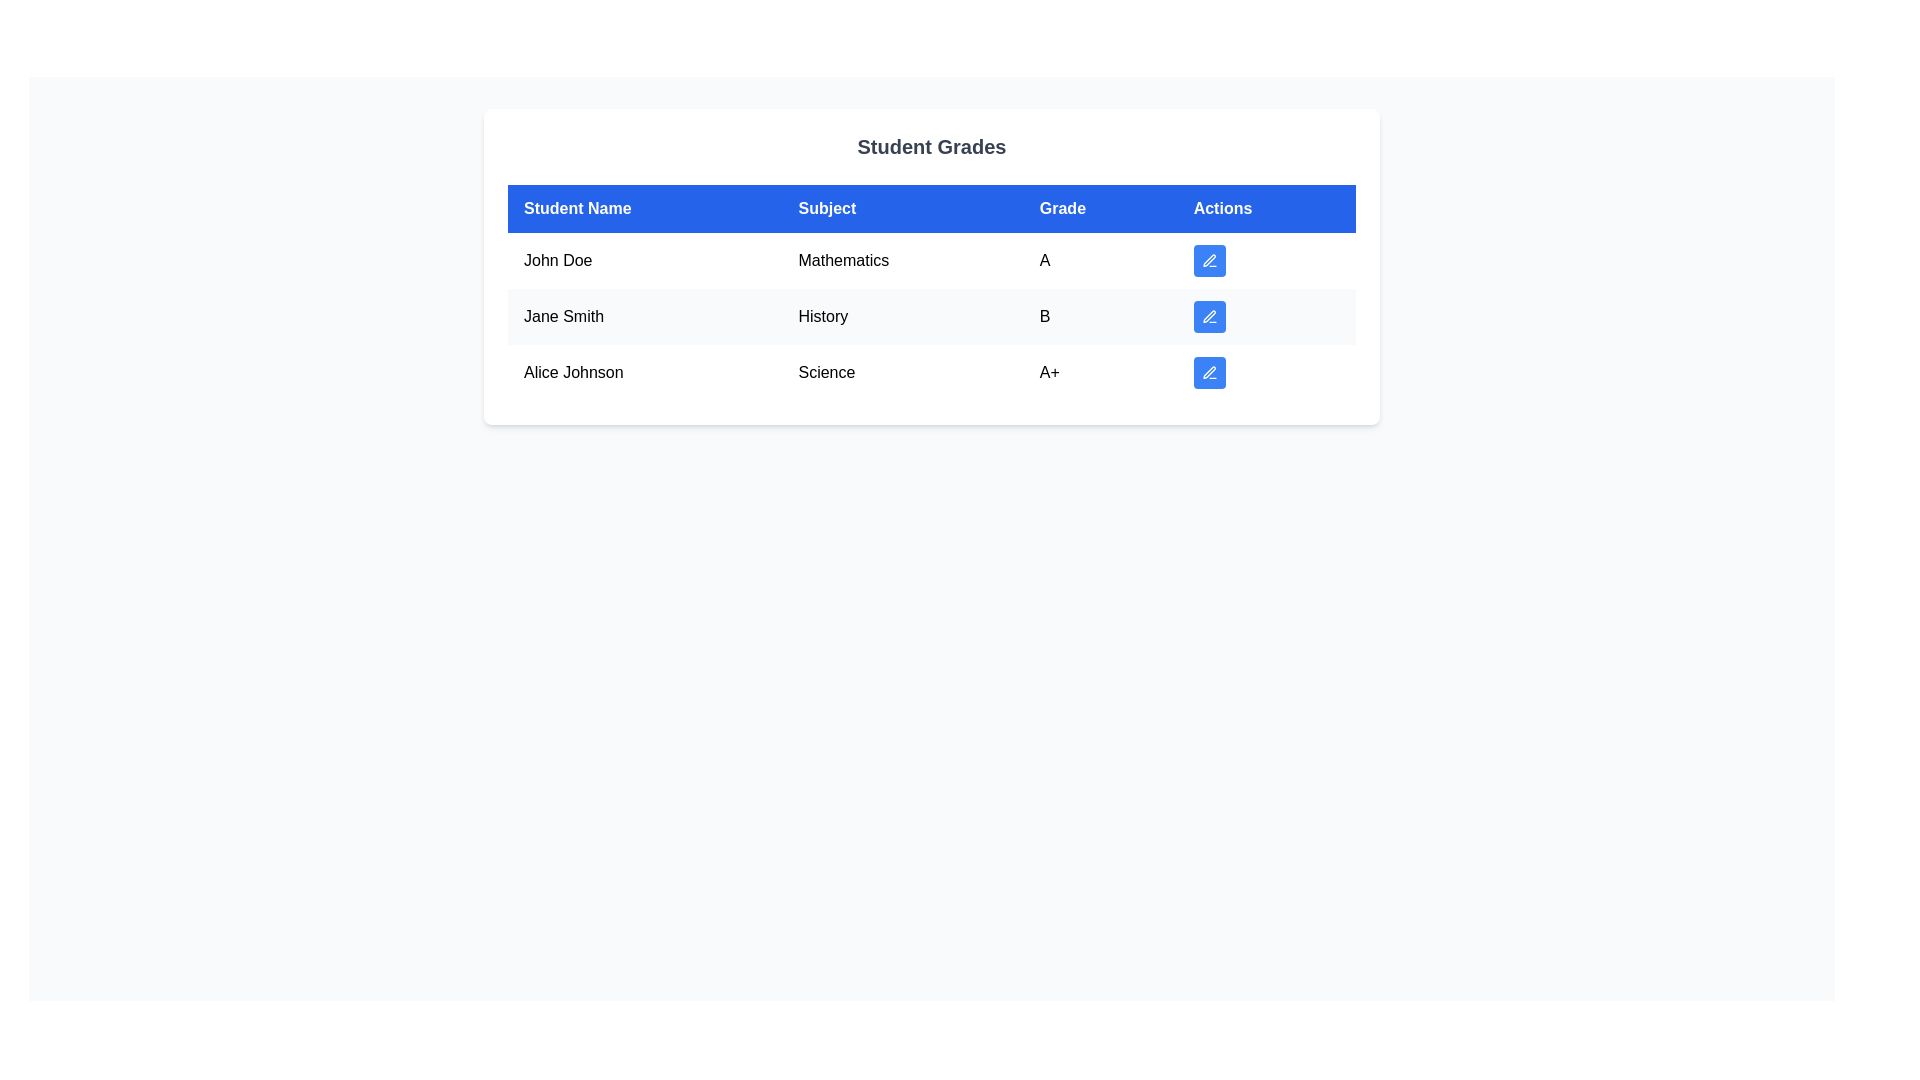 The image size is (1920, 1080). I want to click on the blue button with a white edit icon located in the 'Actions' column of the first row, aligned with 'Mathematics' and 'A', so click(1208, 260).